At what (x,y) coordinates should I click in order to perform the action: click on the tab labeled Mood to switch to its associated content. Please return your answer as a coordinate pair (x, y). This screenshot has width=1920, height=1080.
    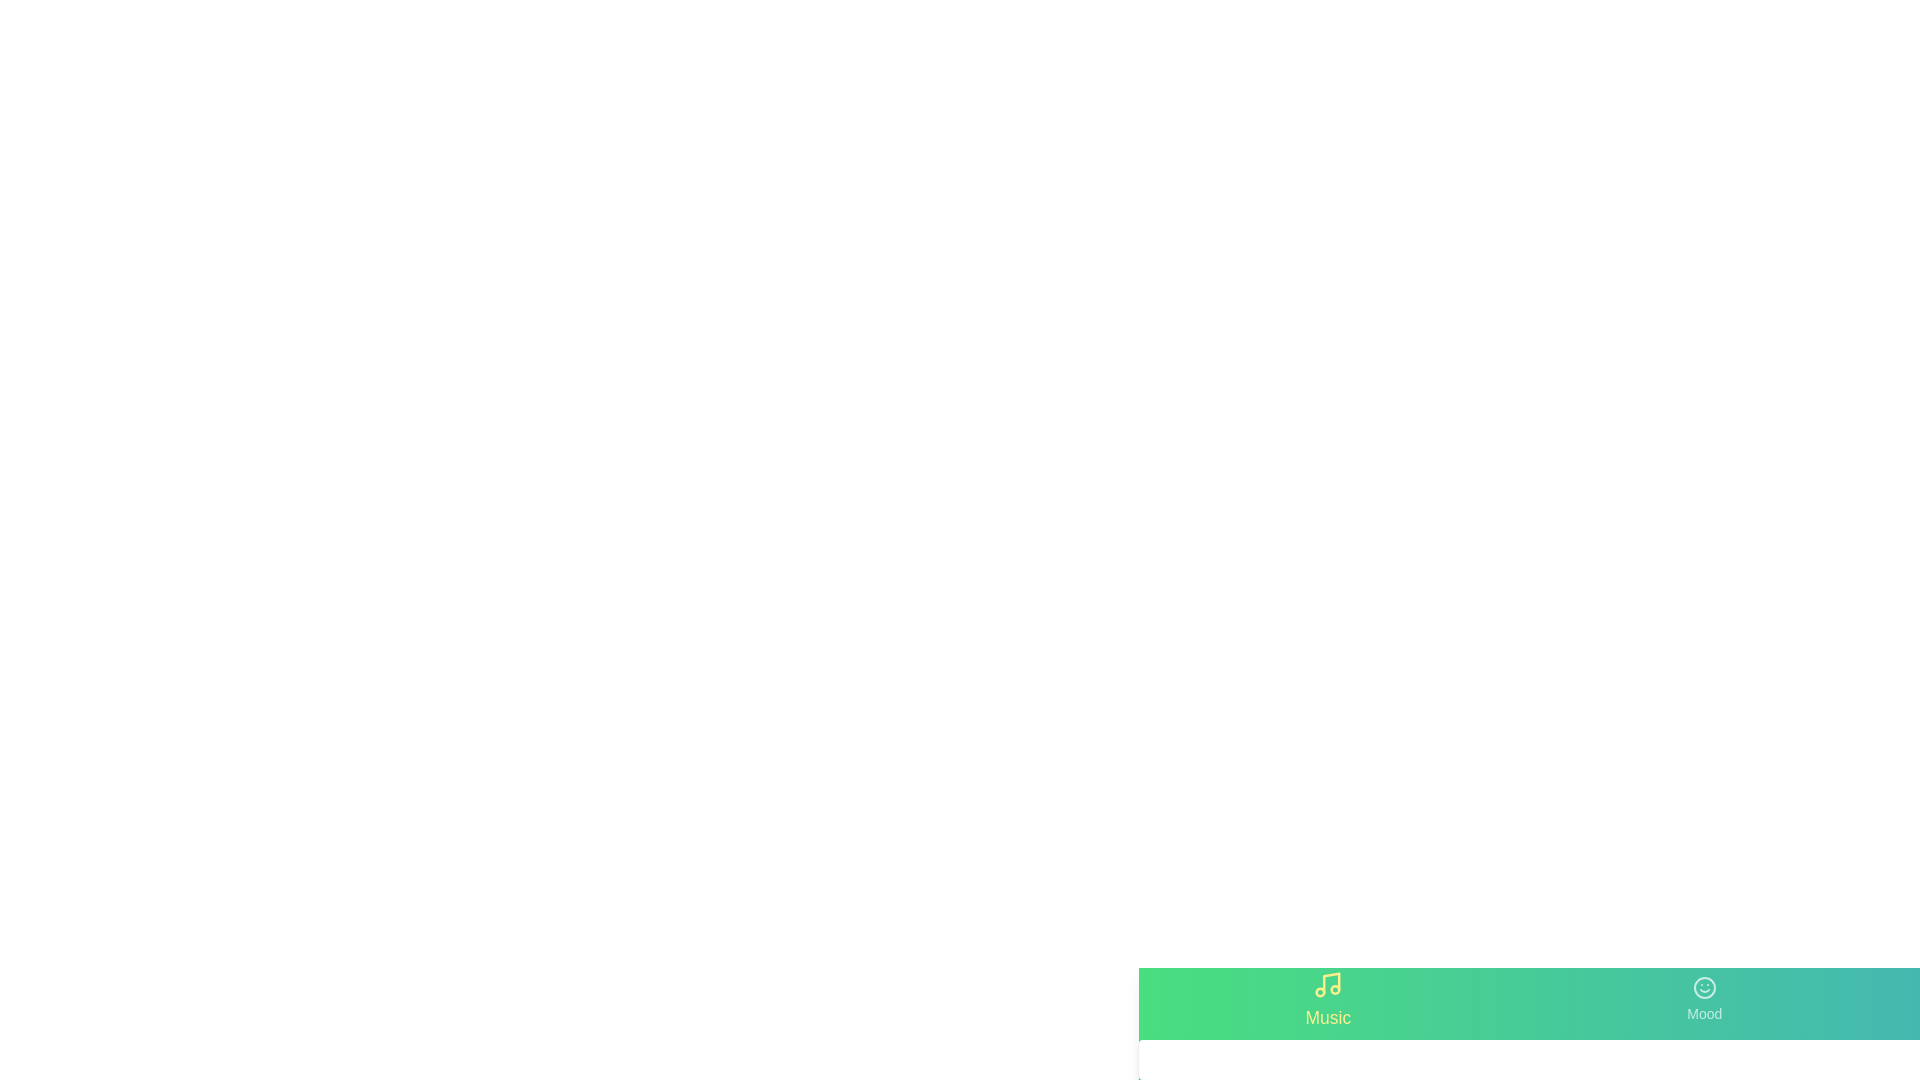
    Looking at the image, I should click on (1703, 999).